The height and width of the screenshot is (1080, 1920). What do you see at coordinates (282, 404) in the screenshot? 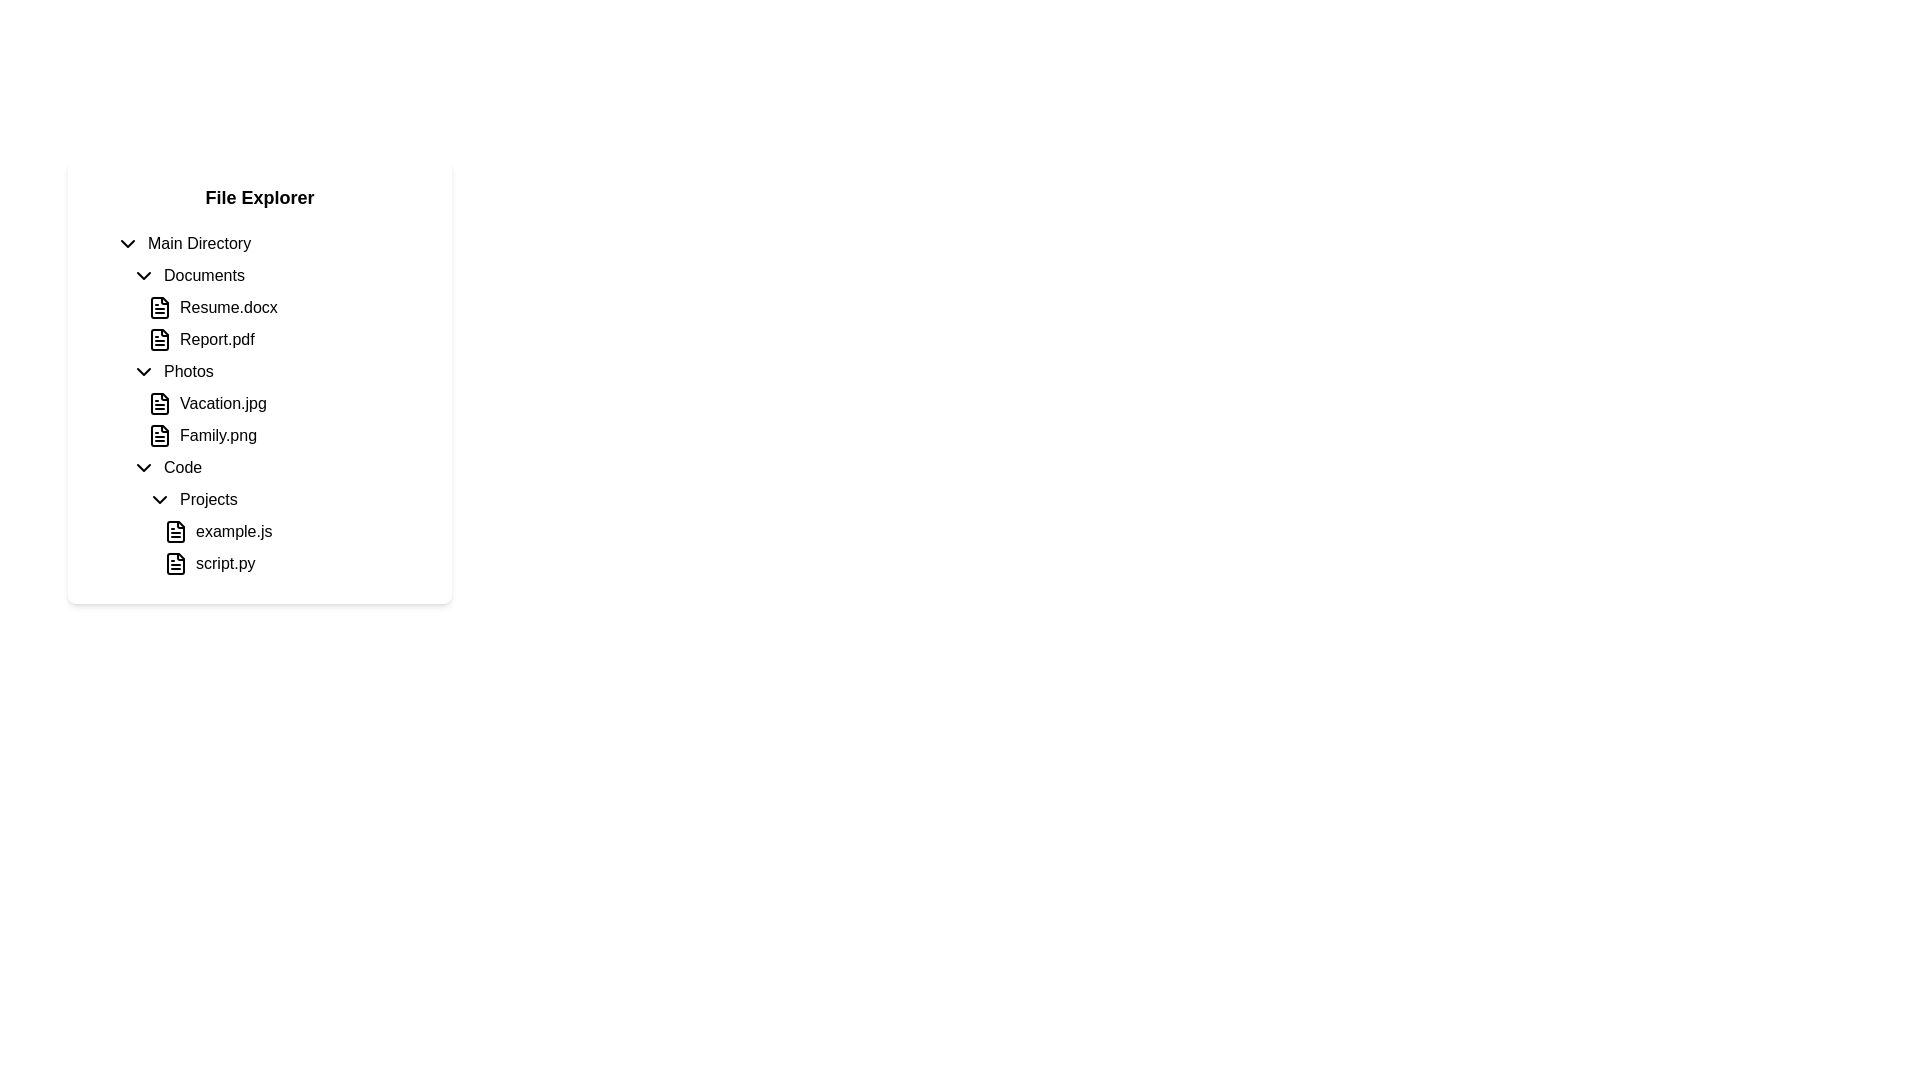
I see `the file entry item labeled 'Vacation.jpg' in the 'Photos' section of the file explorer` at bounding box center [282, 404].